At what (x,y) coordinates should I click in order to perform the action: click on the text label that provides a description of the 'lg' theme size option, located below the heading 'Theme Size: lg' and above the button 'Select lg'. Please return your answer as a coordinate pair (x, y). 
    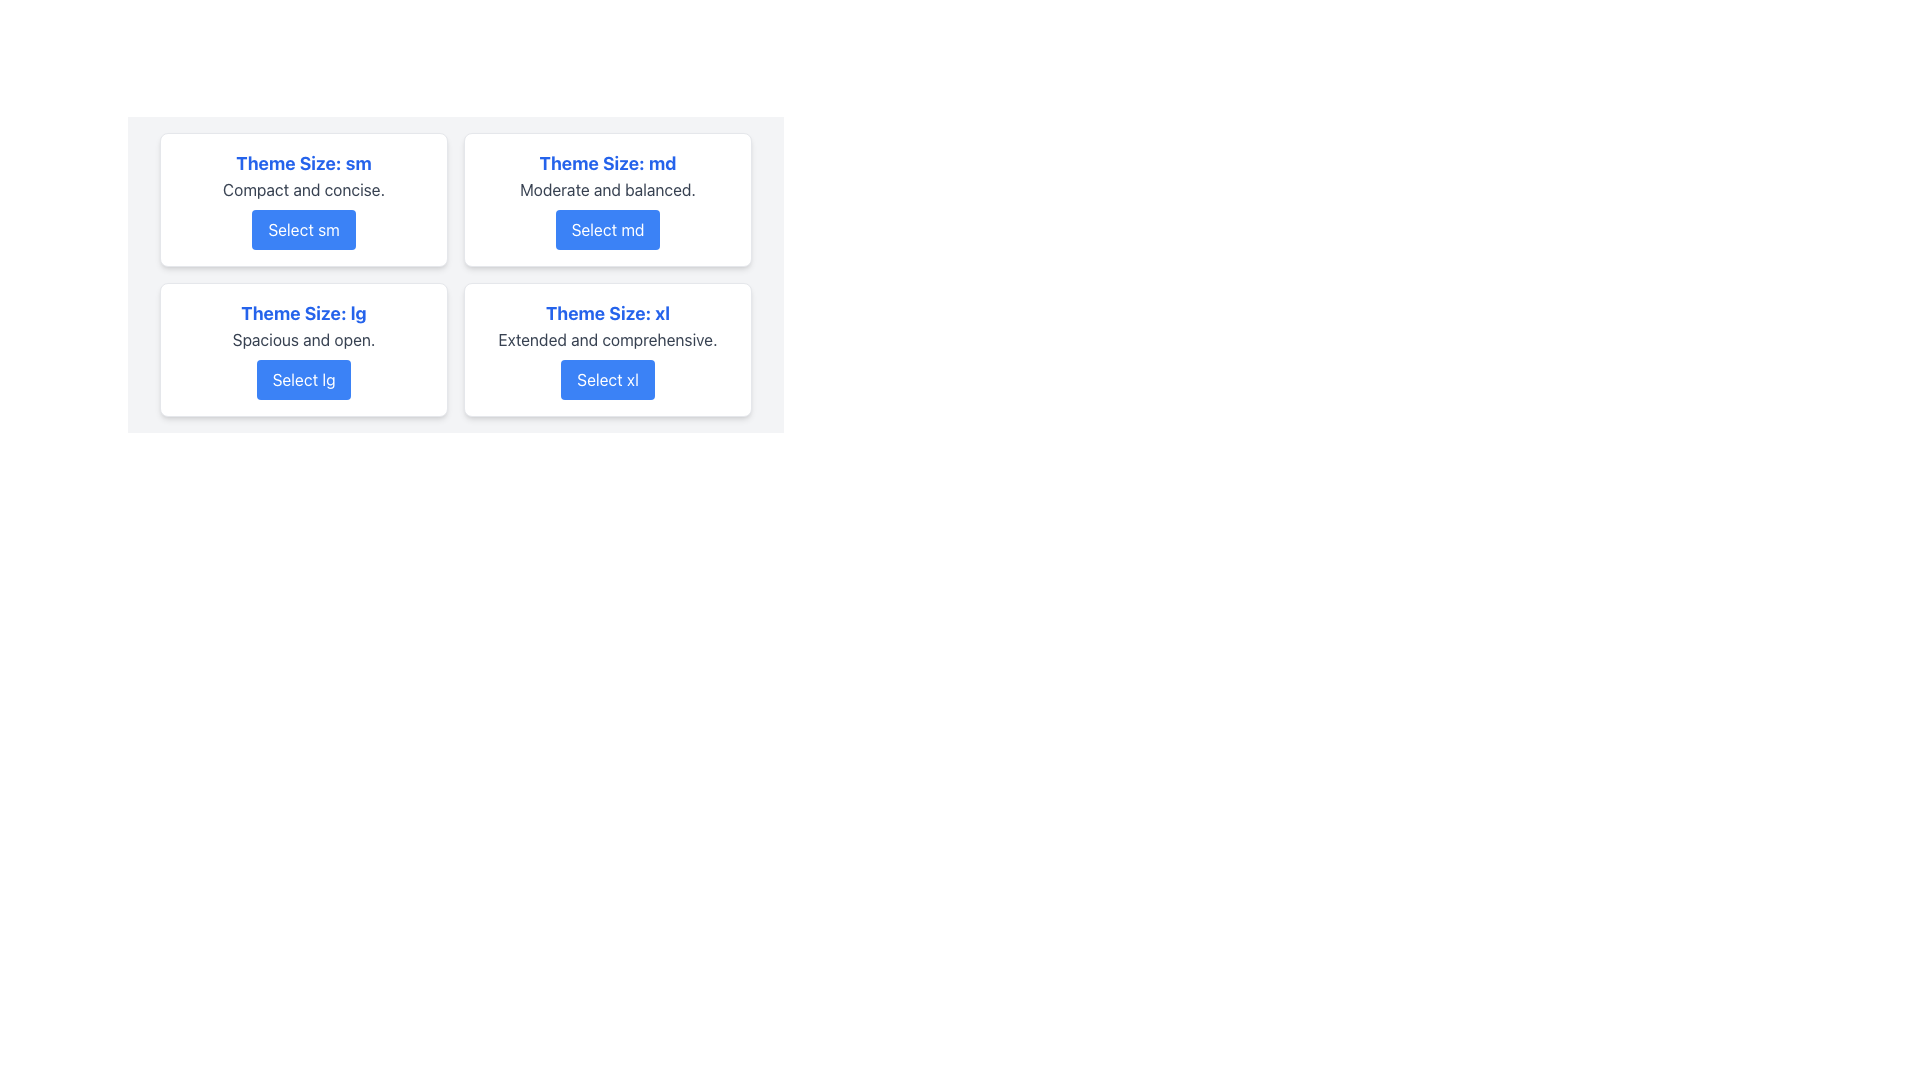
    Looking at the image, I should click on (302, 338).